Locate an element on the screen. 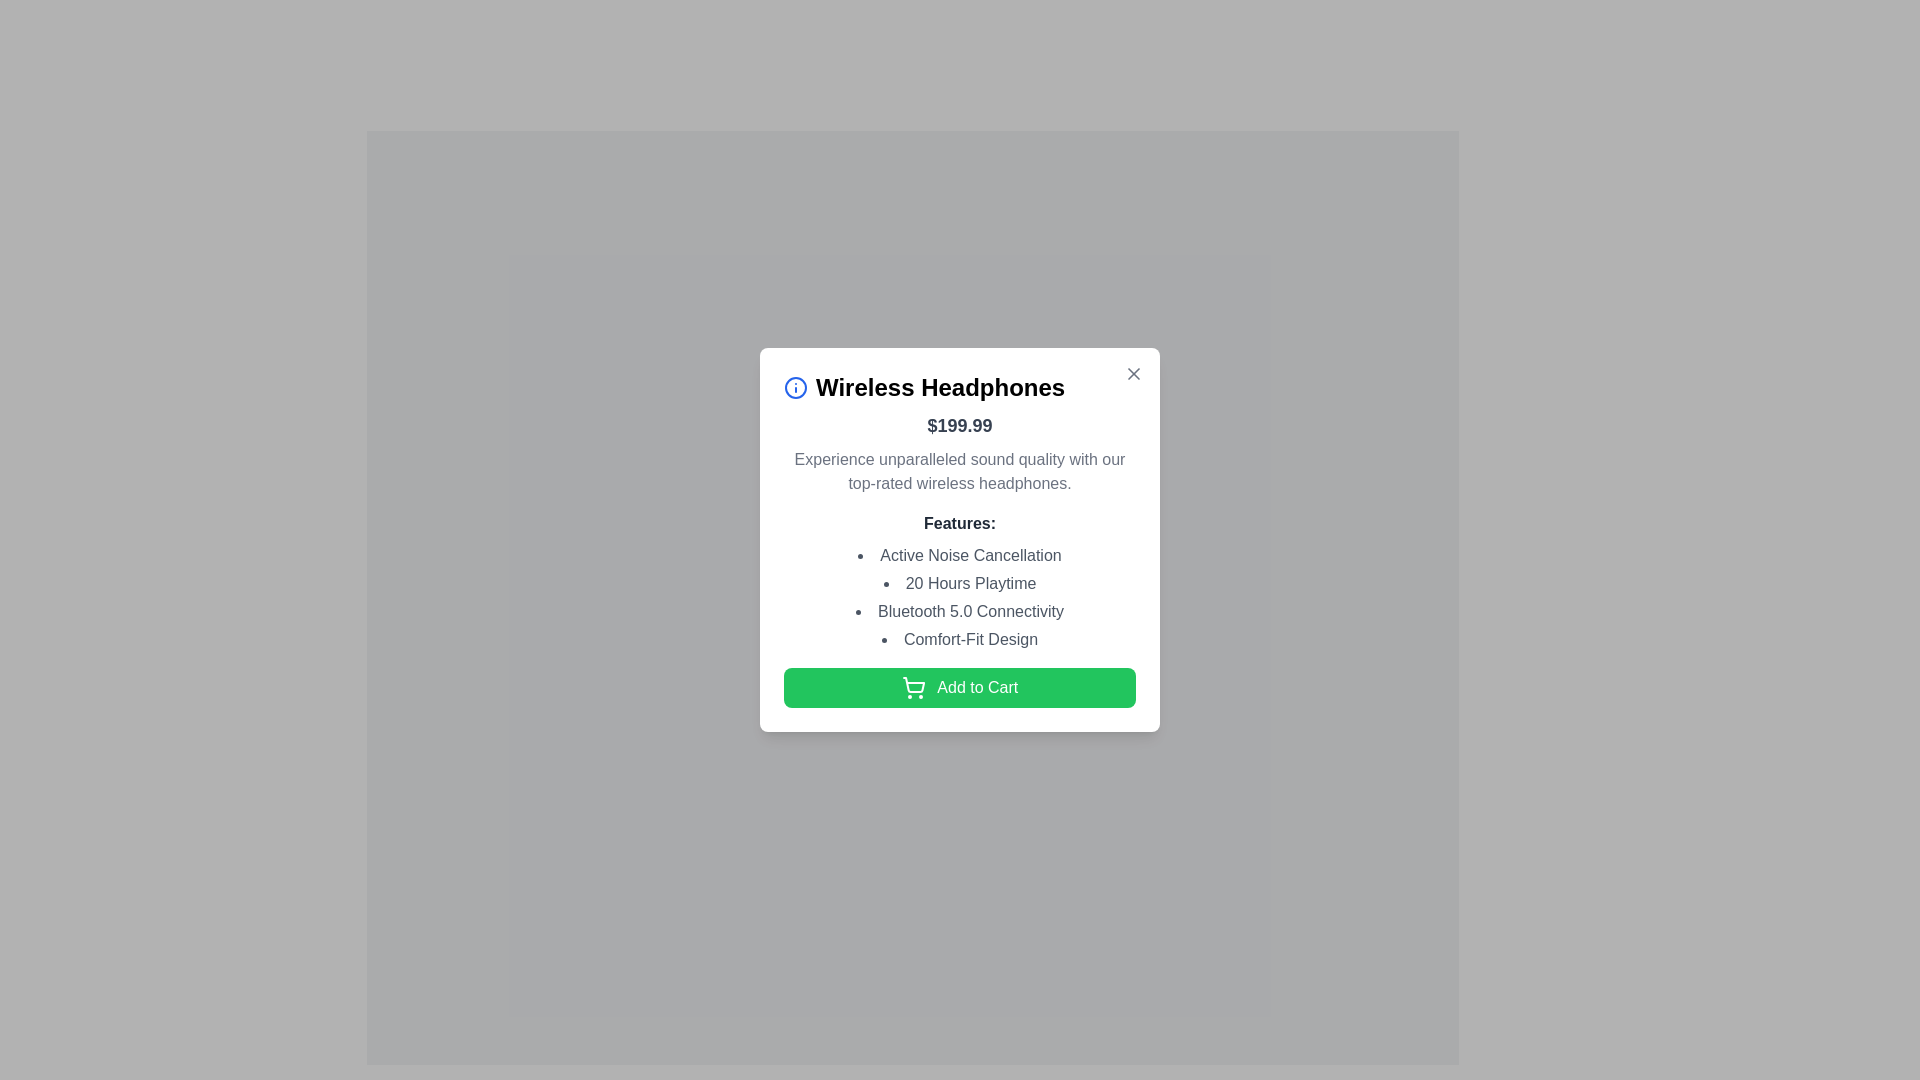  text content of the header labeled 'Wireless Headphones', which is prominently displayed at the top of the card layout is located at coordinates (960, 386).